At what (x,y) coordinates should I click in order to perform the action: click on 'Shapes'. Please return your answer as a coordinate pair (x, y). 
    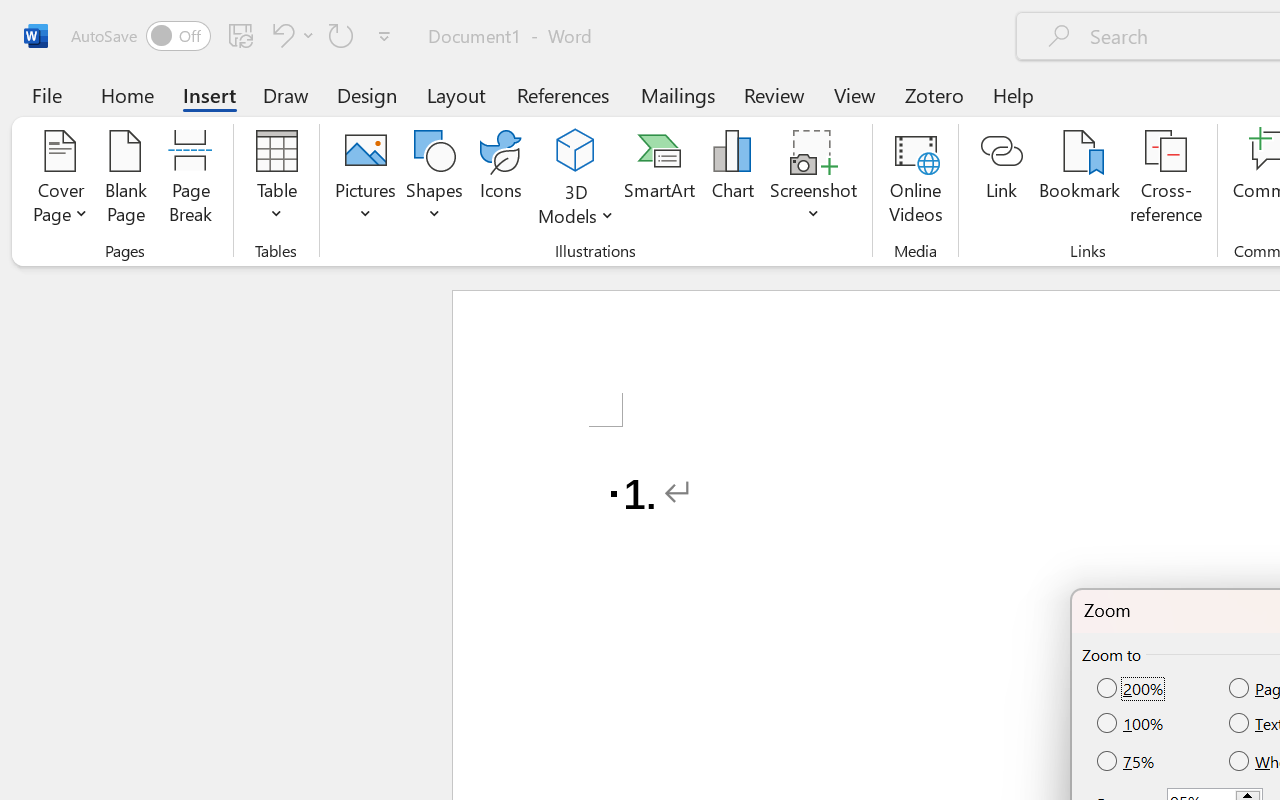
    Looking at the image, I should click on (434, 179).